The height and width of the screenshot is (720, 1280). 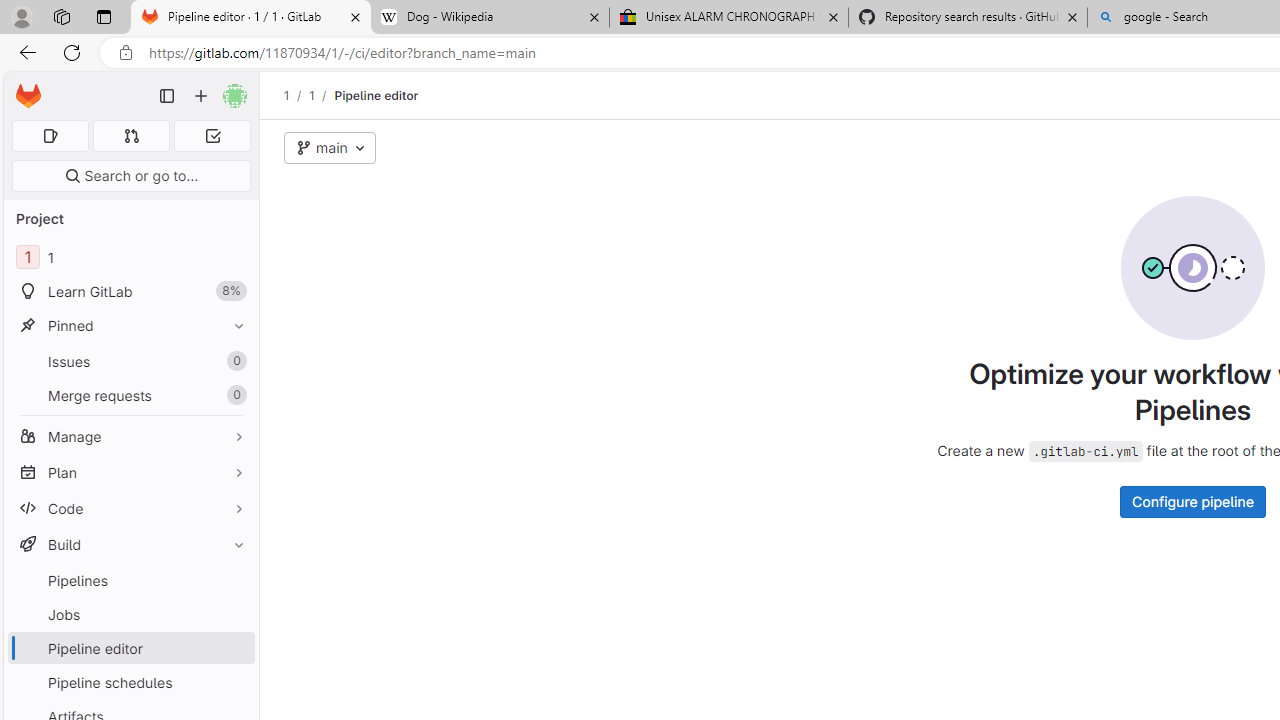 I want to click on 'Unpin Issues', so click(x=234, y=361).